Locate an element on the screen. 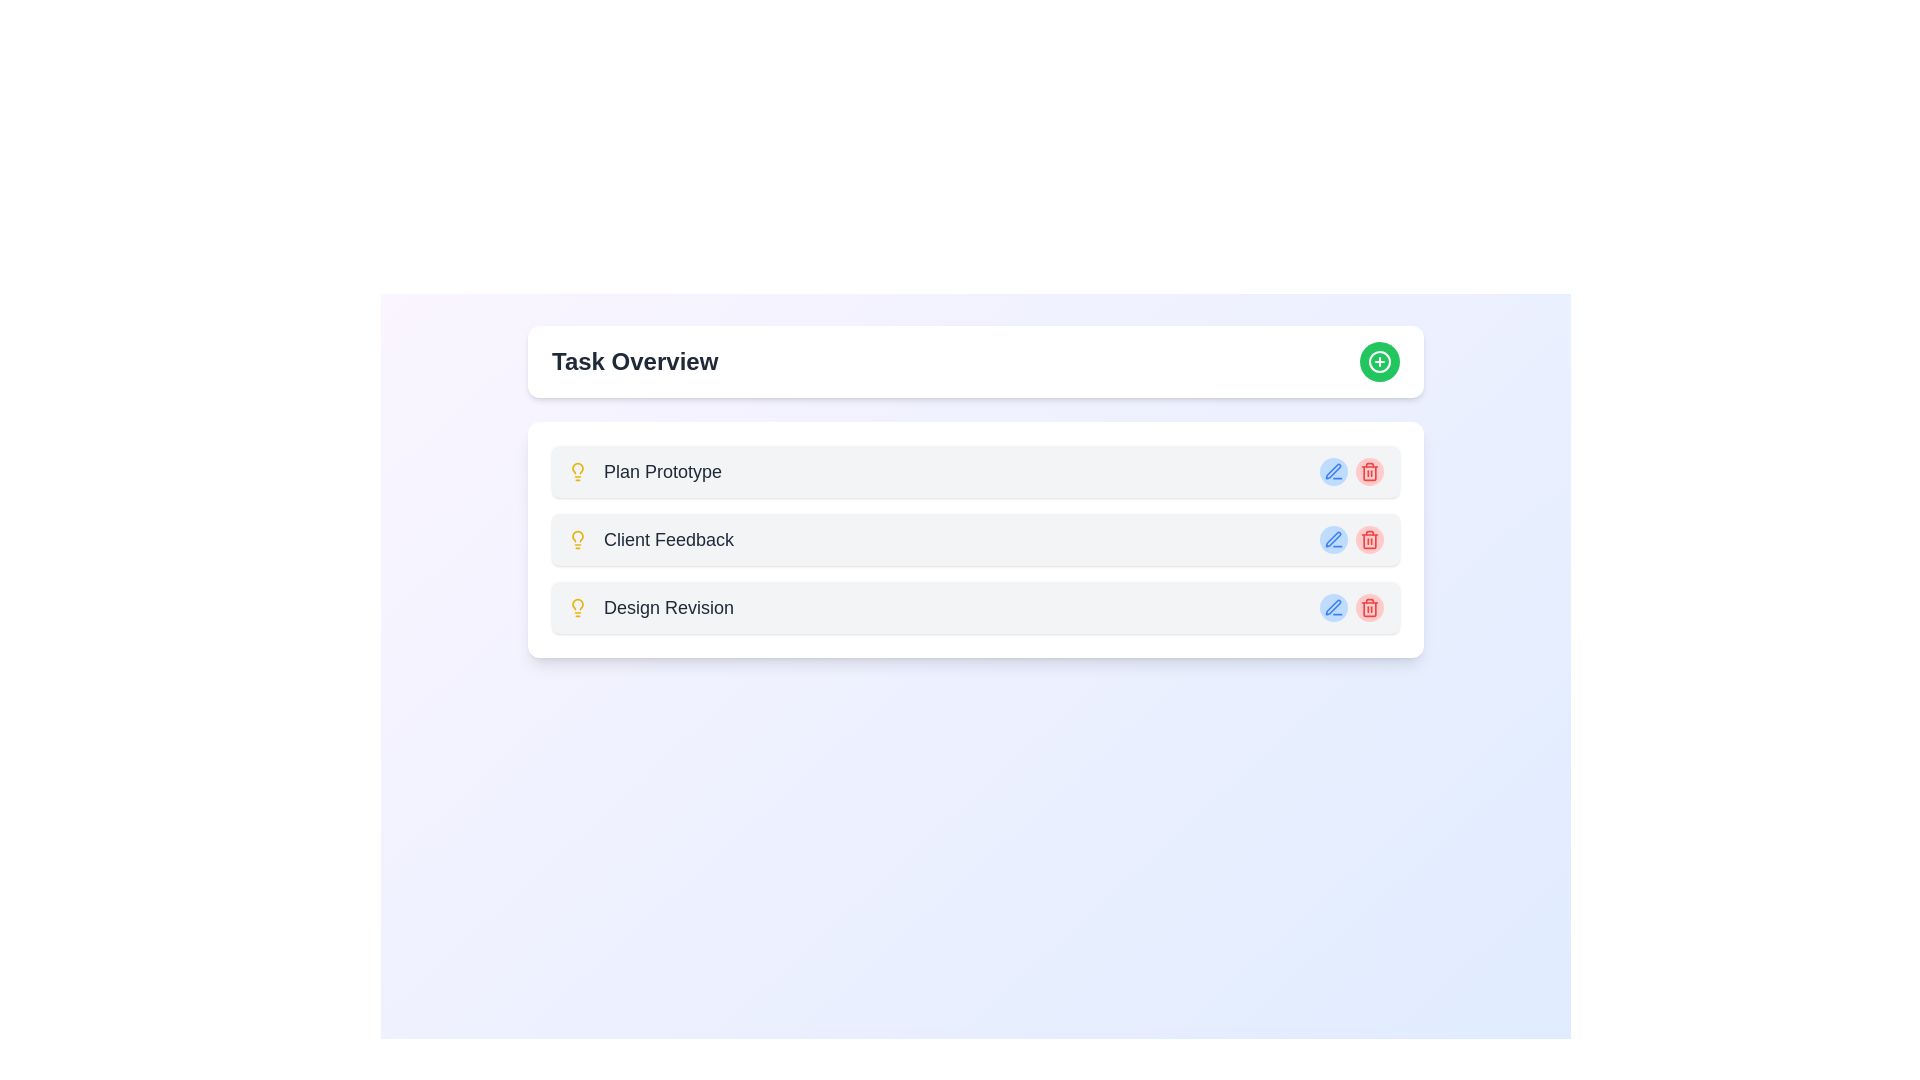 Image resolution: width=1920 pixels, height=1080 pixels. the lightbulb icon that is styled with yellow color and outlined strokes, located next to the text 'Design Revision' is located at coordinates (576, 607).